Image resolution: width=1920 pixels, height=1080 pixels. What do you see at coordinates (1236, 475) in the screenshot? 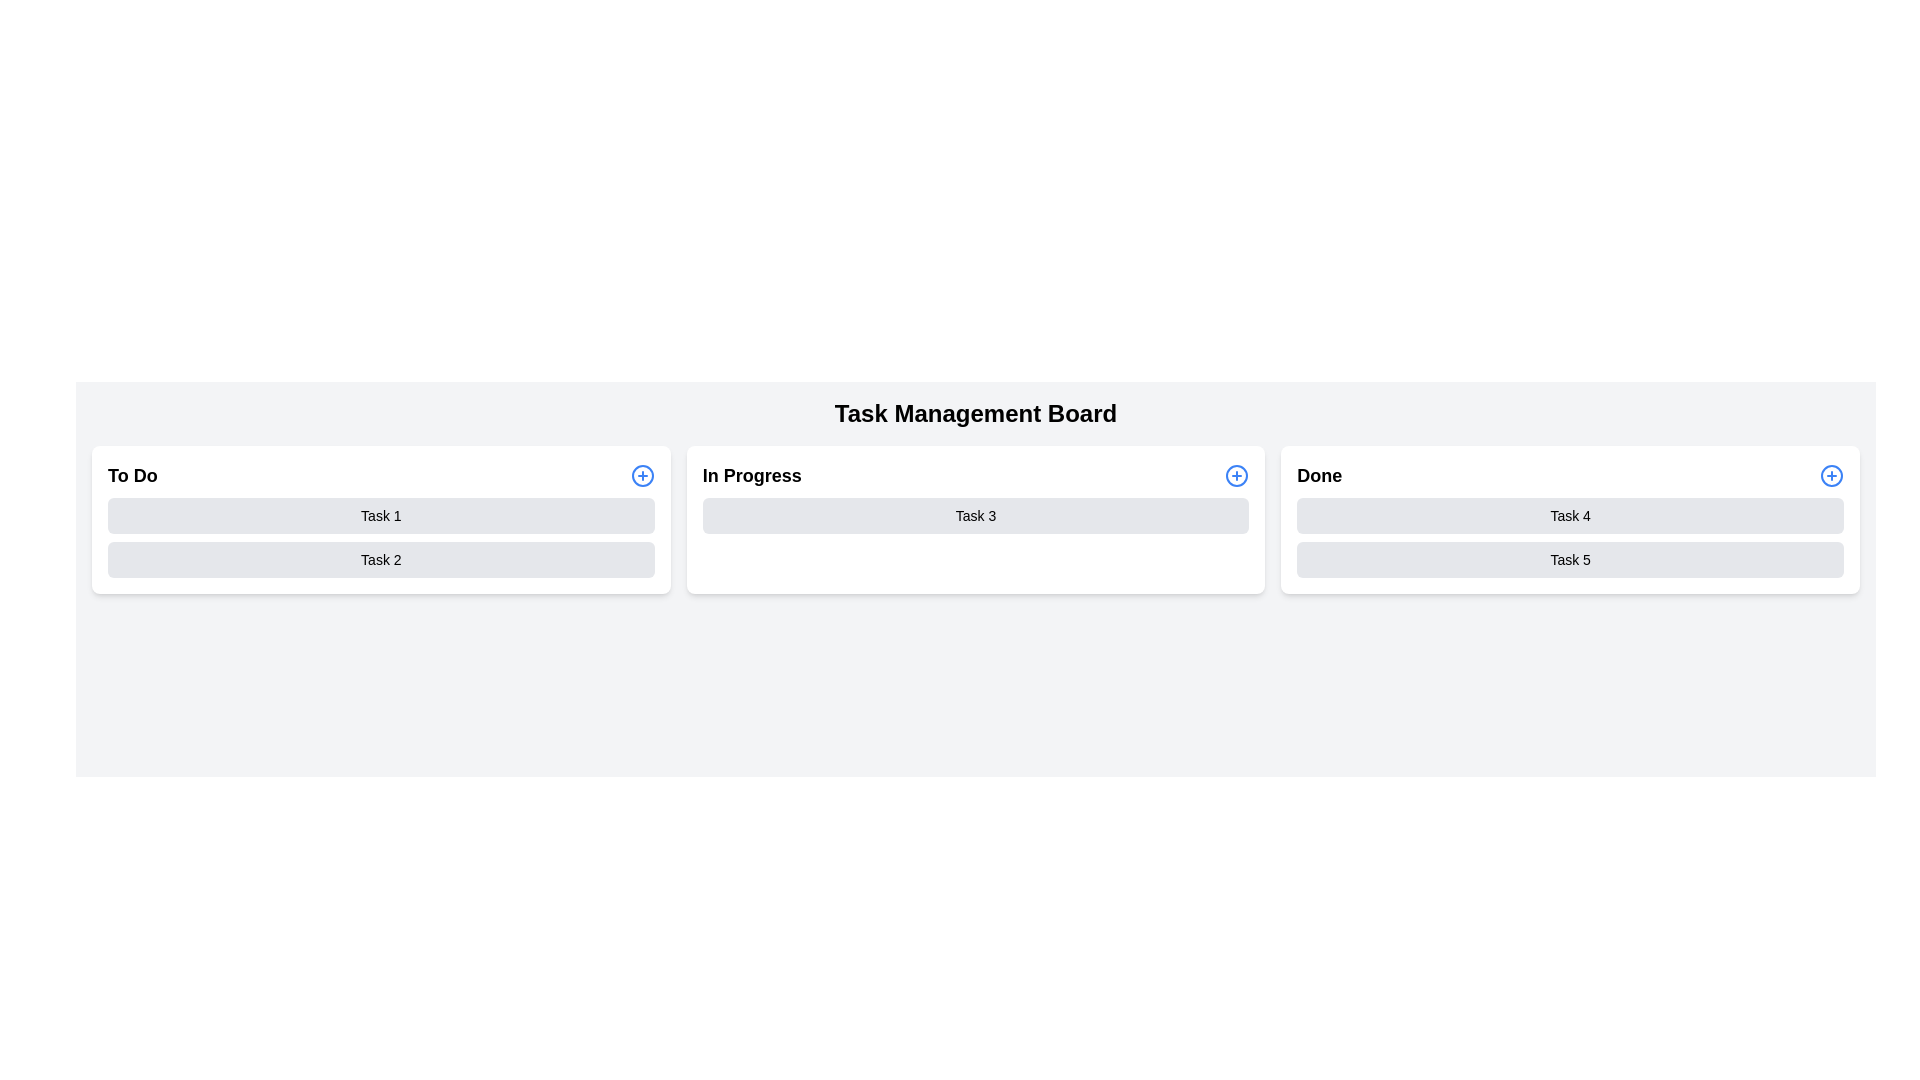
I see `the circular '+' button with a blue outline located in the top-right corner of the 'In Progress' column header` at bounding box center [1236, 475].